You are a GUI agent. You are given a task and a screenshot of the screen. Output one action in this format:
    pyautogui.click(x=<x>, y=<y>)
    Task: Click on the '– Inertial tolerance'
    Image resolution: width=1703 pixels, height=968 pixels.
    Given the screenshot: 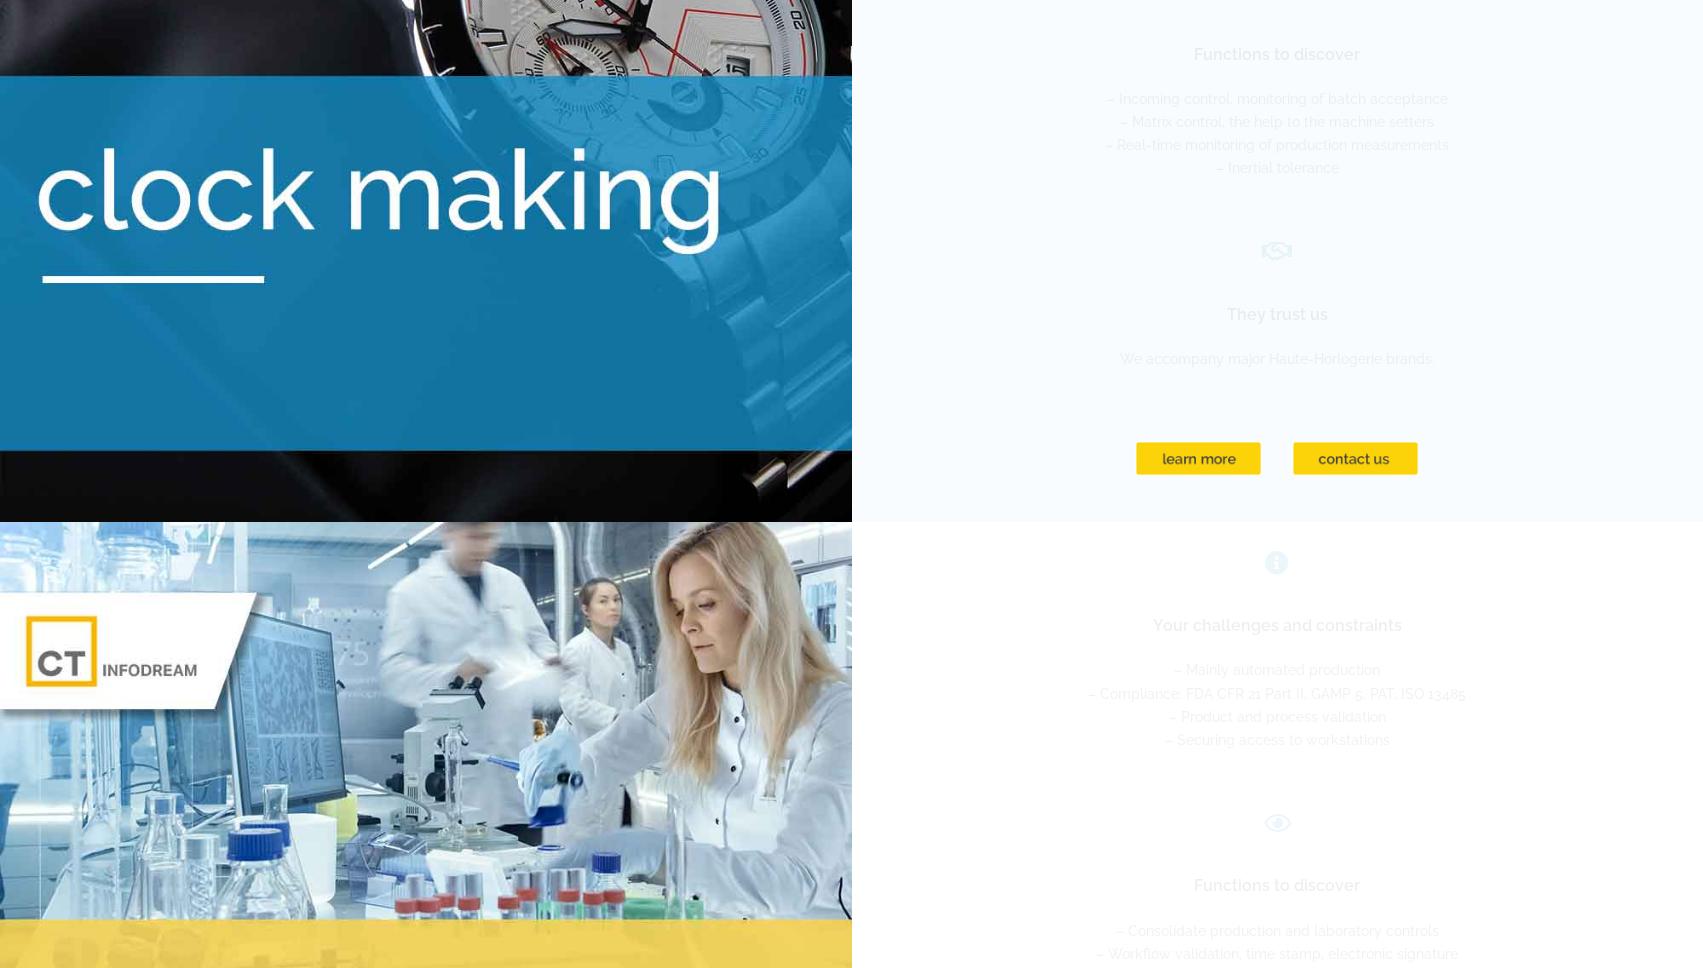 What is the action you would take?
    pyautogui.click(x=1275, y=168)
    